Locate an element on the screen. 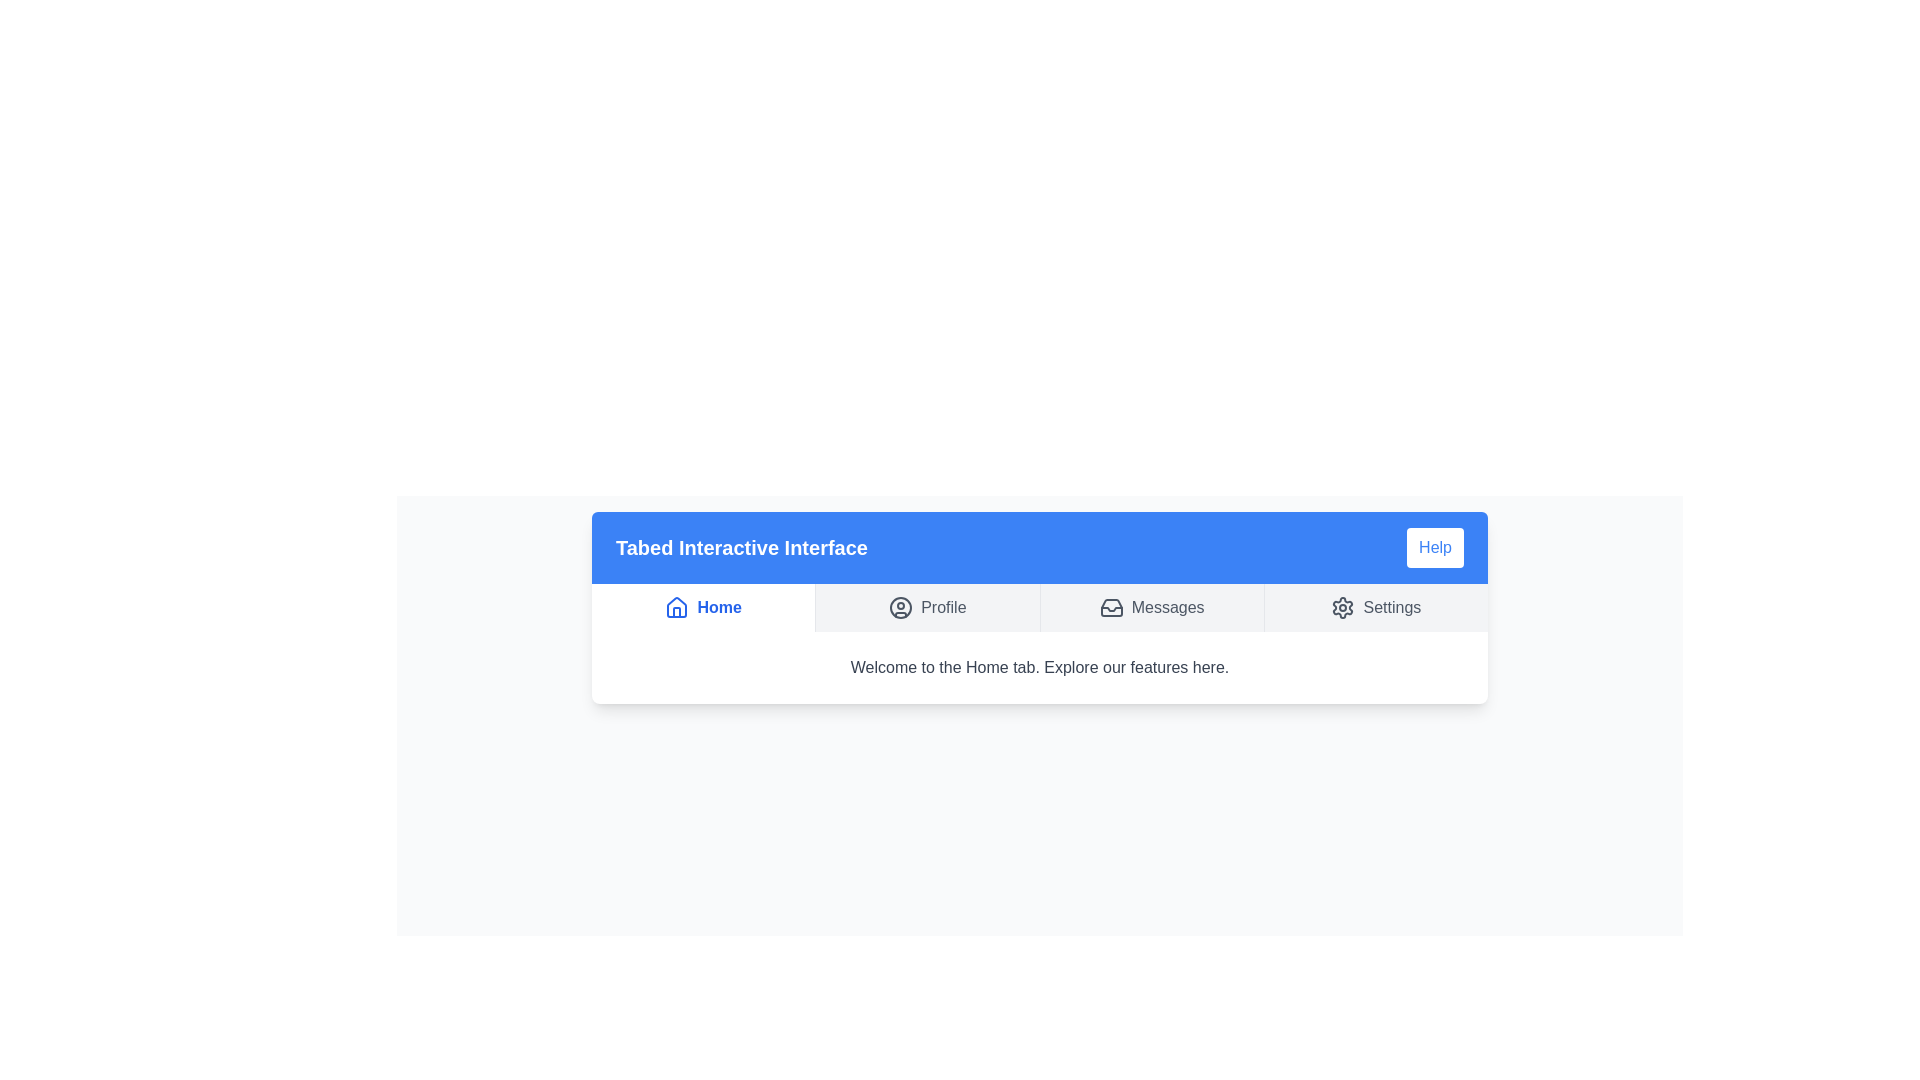 The height and width of the screenshot is (1080, 1920). text of the 'Home' label located in the navigation bar at the top of the interface, styled in blue and positioned adjacent to a house-shaped icon is located at coordinates (719, 607).